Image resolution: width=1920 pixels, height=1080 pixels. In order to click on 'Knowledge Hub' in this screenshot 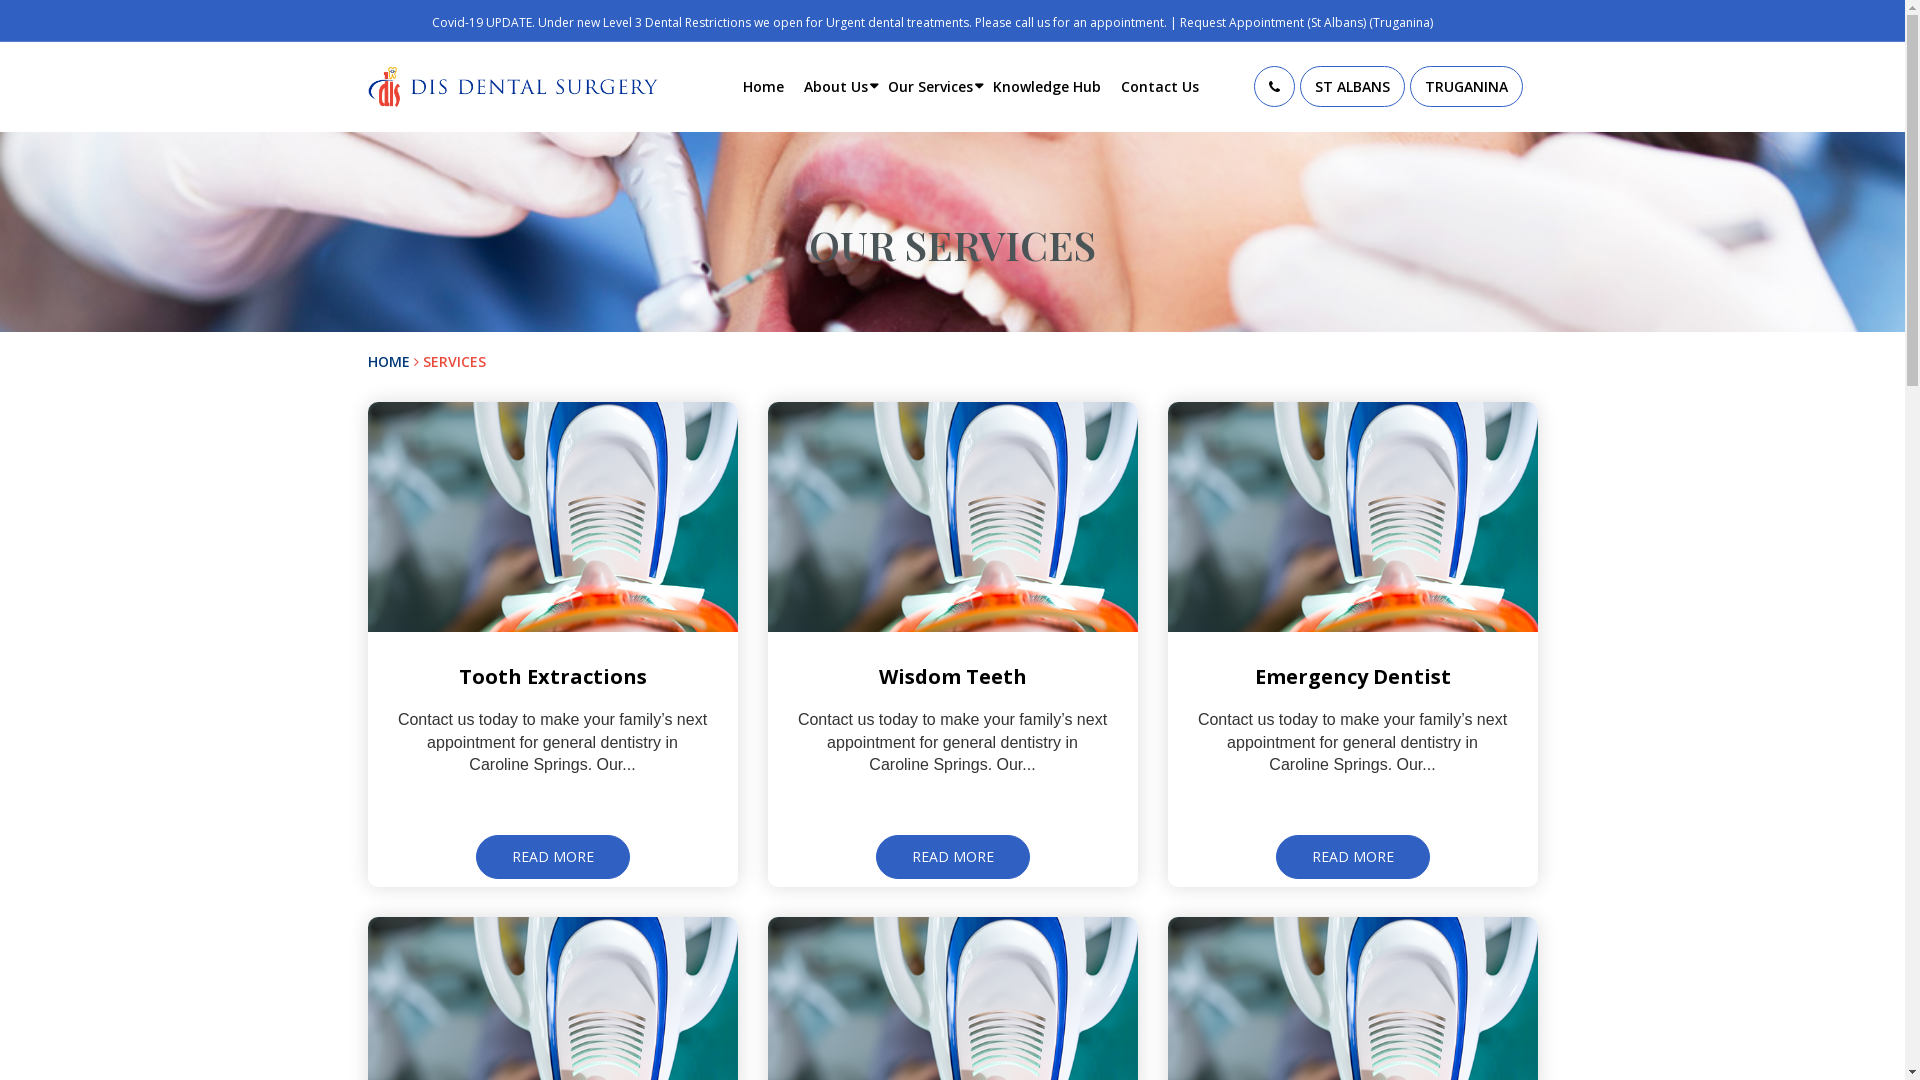, I will do `click(983, 85)`.